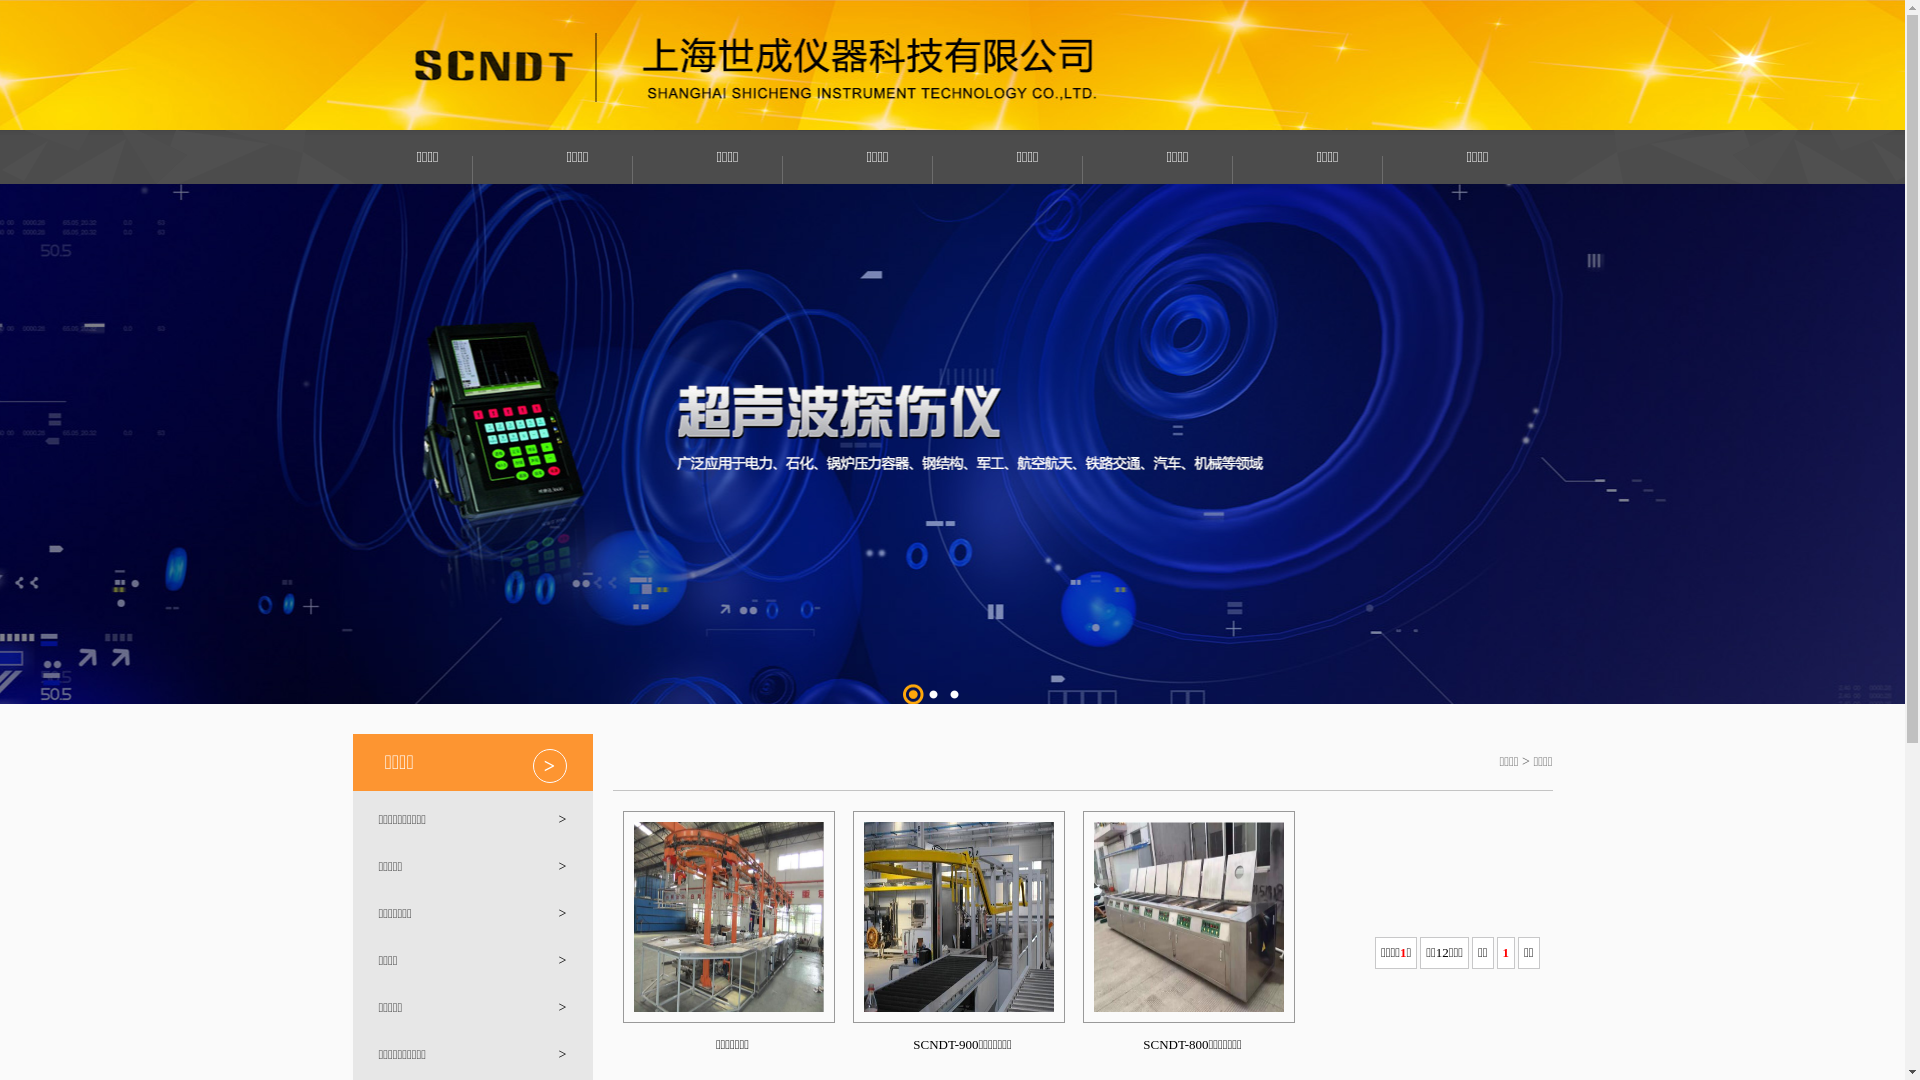 The image size is (1920, 1080). Describe the element at coordinates (911, 693) in the screenshot. I see `'1'` at that location.